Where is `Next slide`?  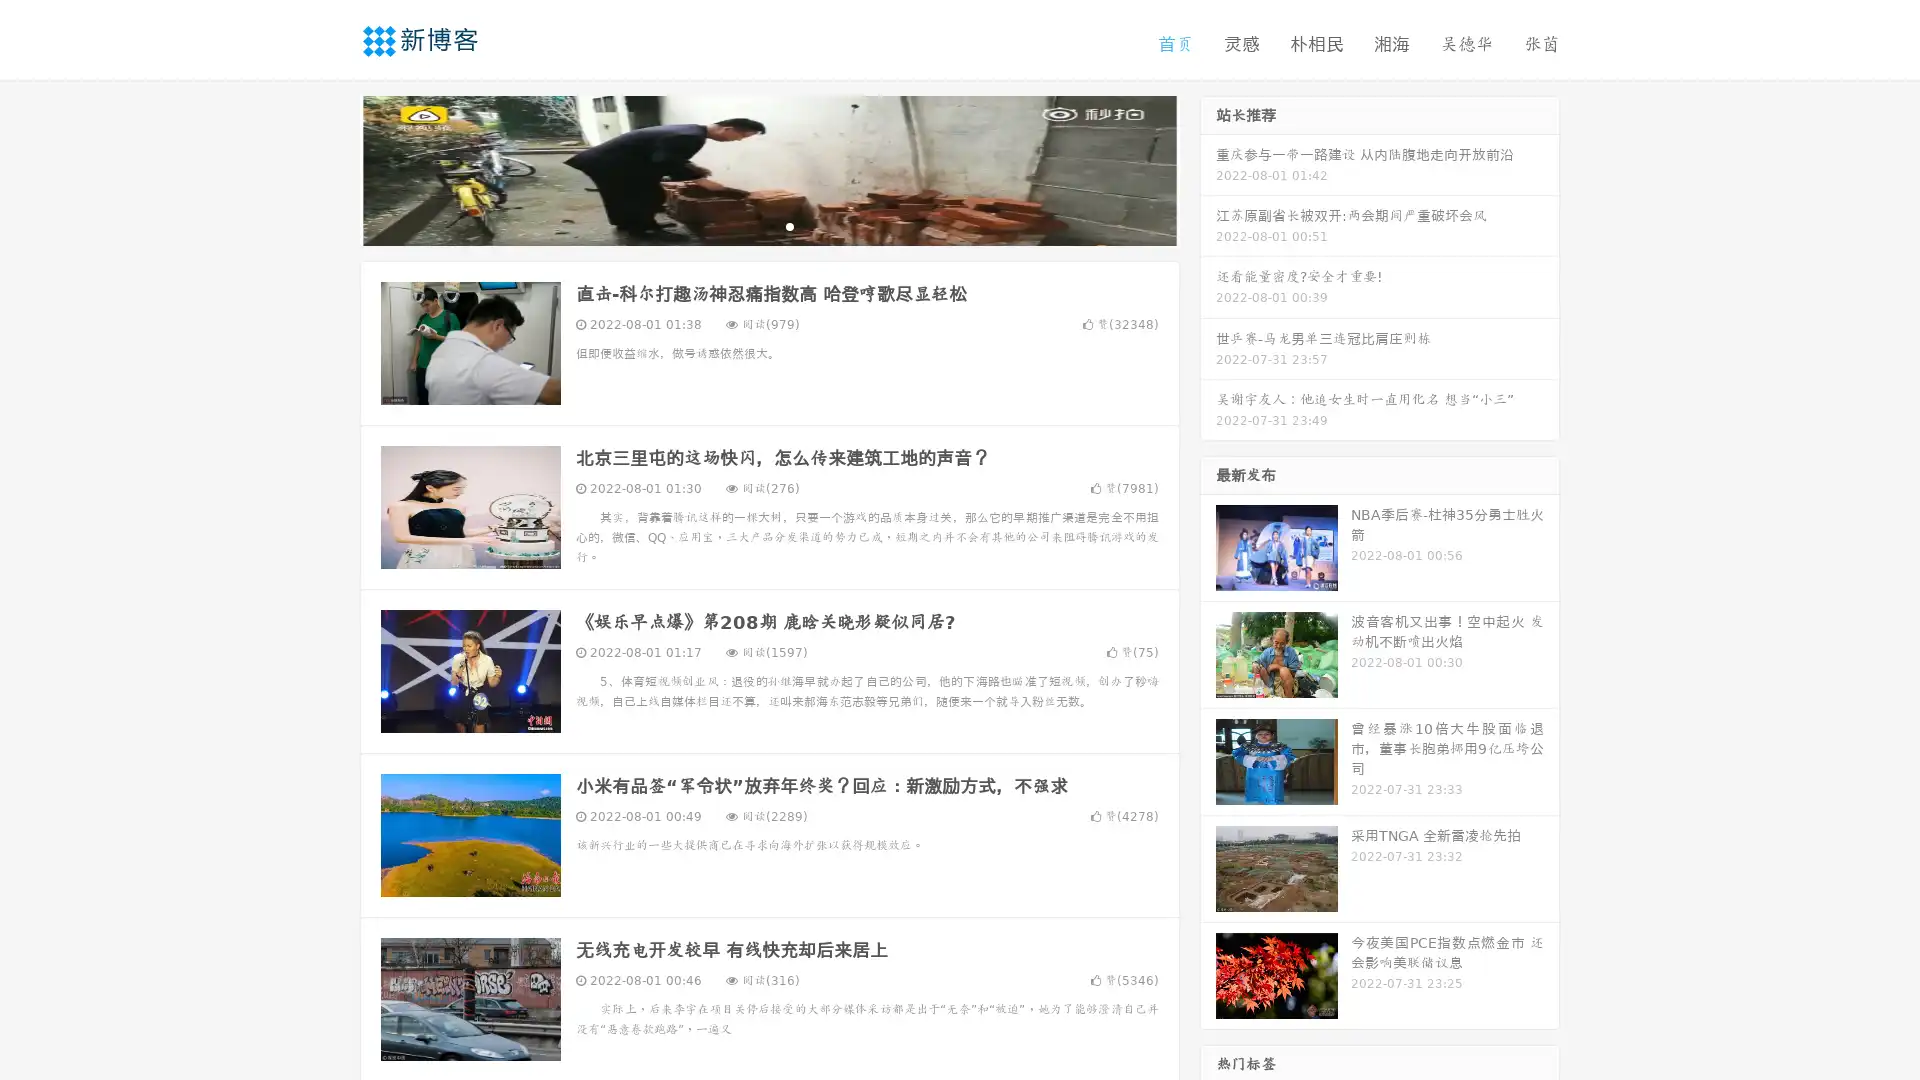
Next slide is located at coordinates (1208, 168).